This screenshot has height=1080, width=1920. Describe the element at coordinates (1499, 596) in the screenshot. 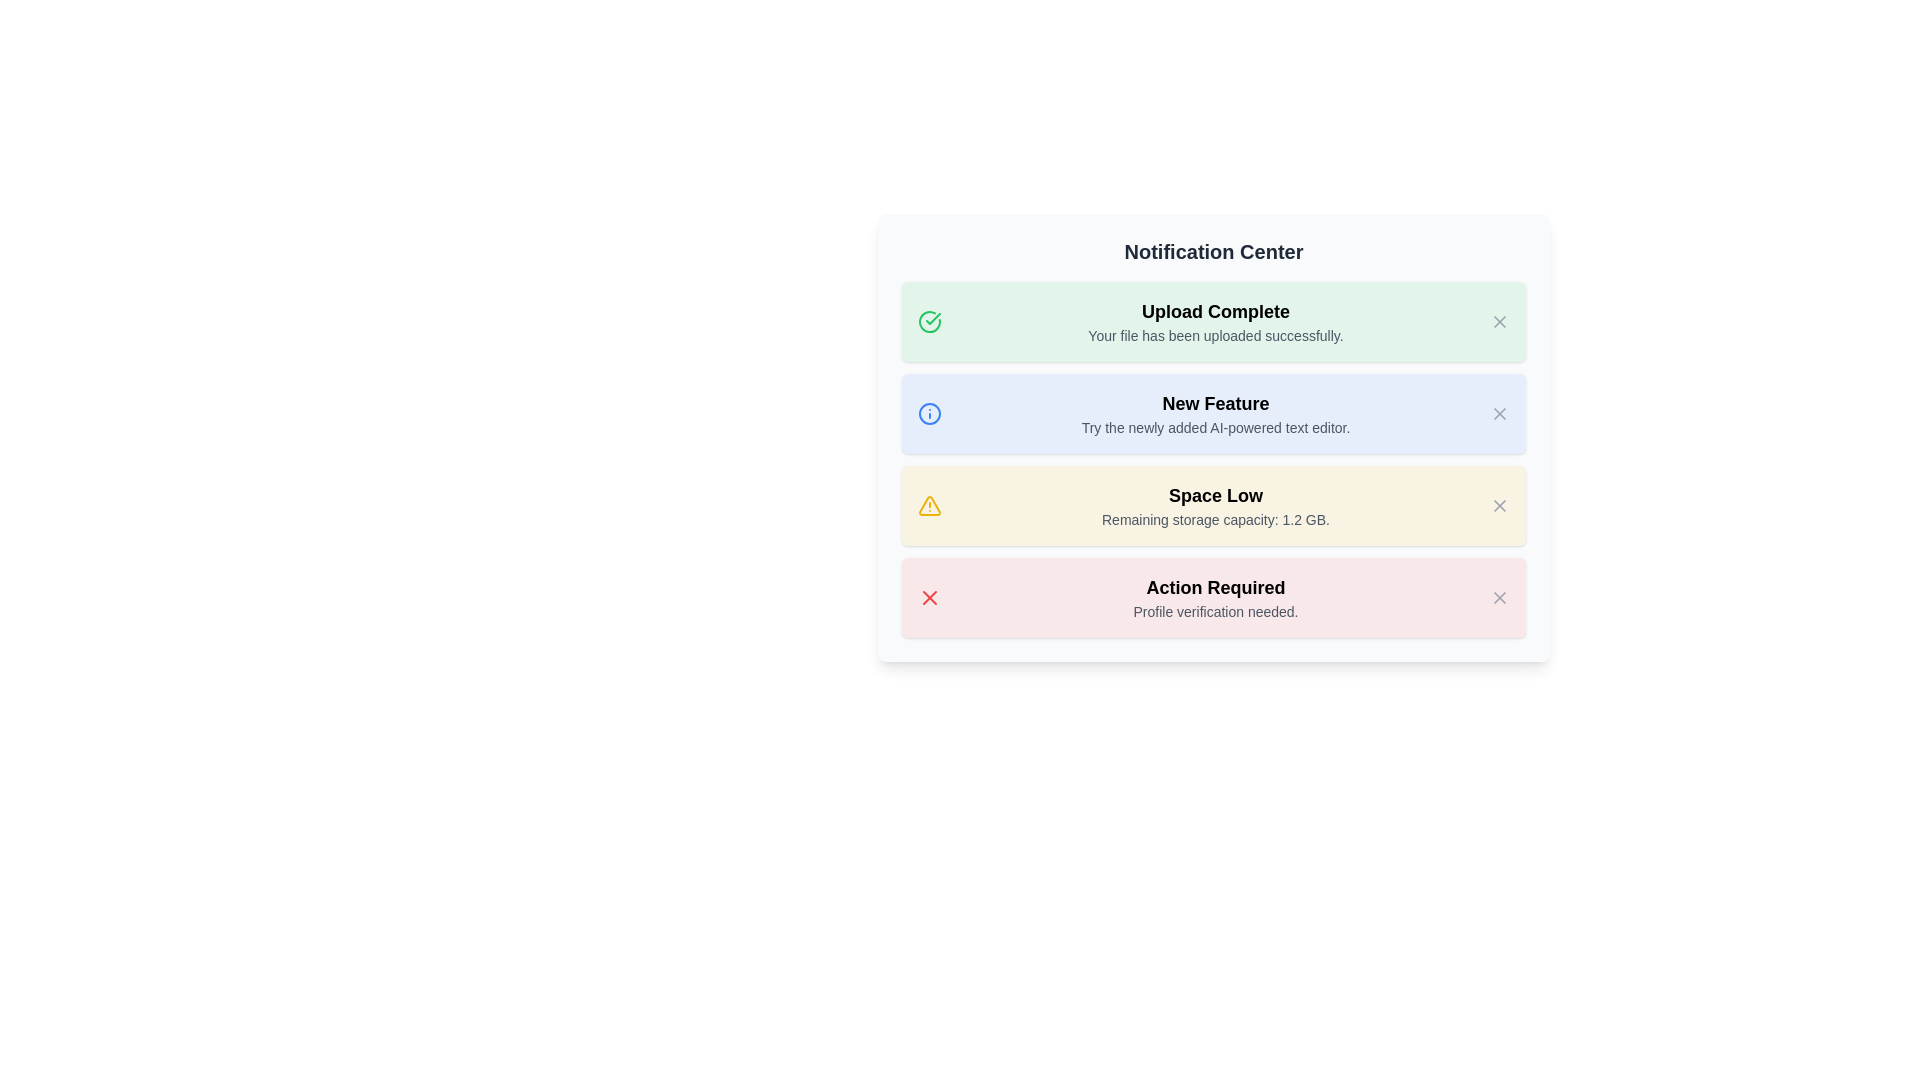

I see `the close button icon located in the bottom-right corner of the notification labeled 'Action Required' to potentially reveal additional details` at that location.